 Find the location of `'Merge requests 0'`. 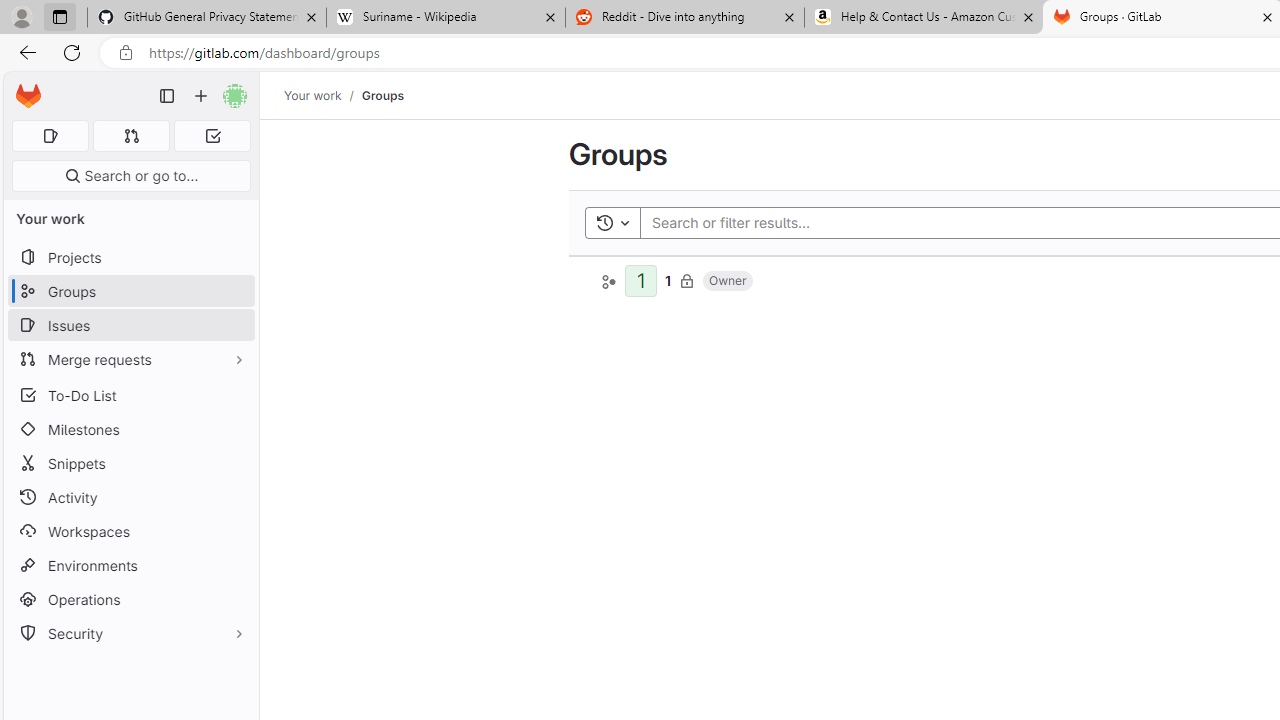

'Merge requests 0' is located at coordinates (130, 135).